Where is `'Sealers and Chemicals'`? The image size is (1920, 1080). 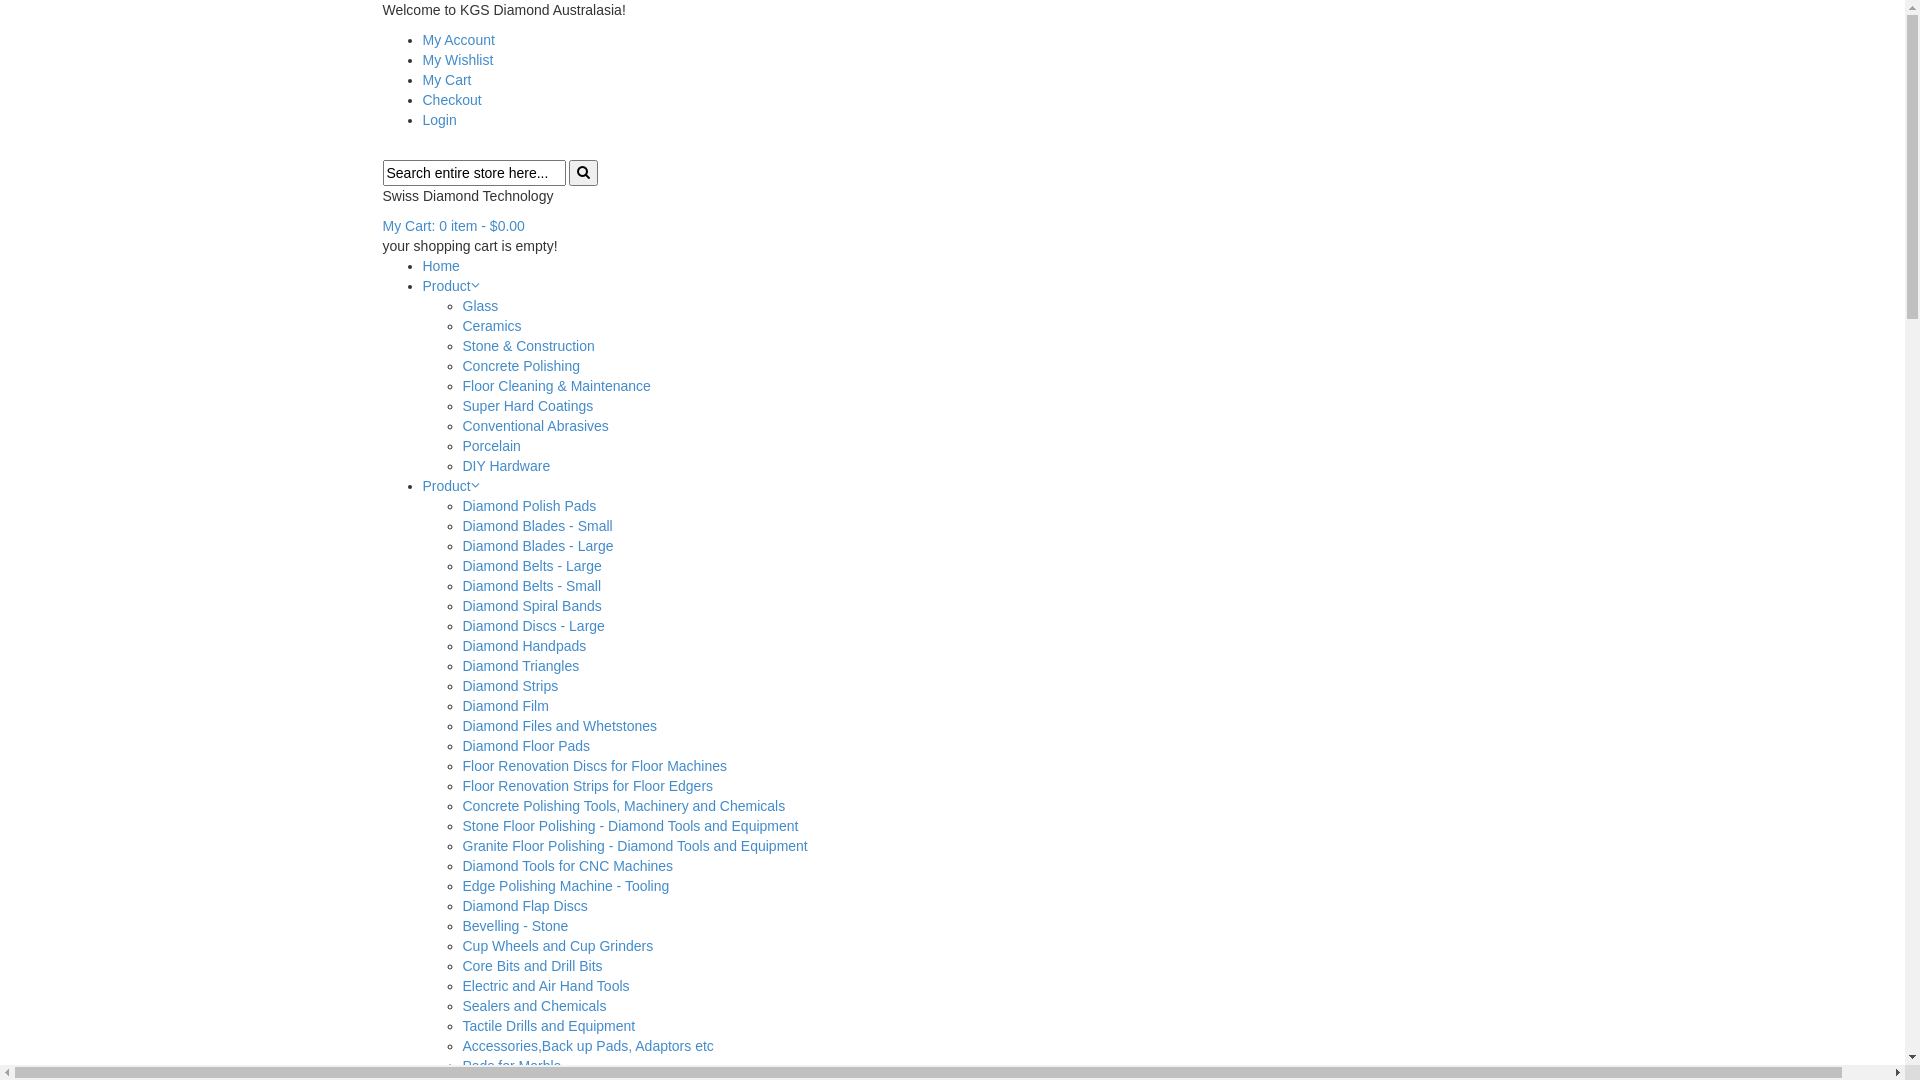
'Sealers and Chemicals' is located at coordinates (460, 1006).